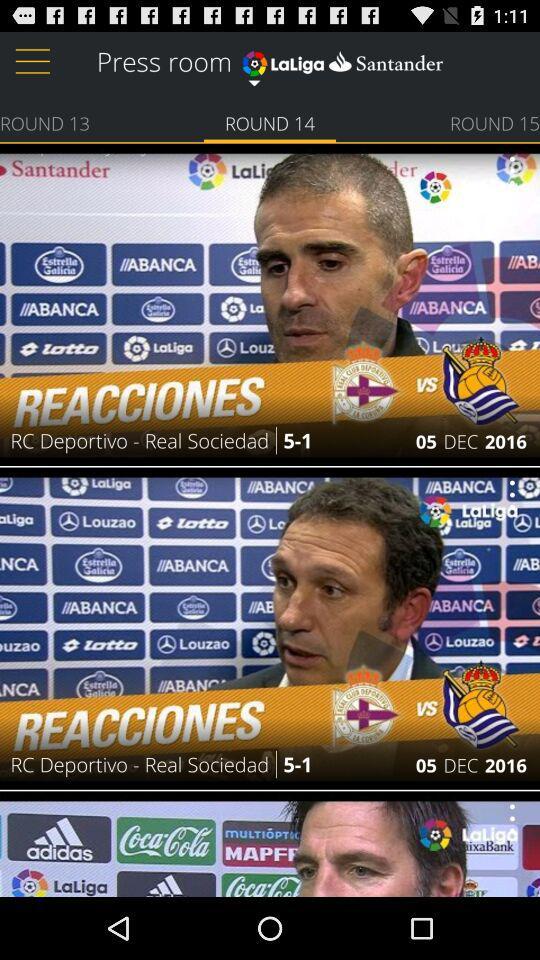 This screenshot has width=540, height=960. What do you see at coordinates (494, 121) in the screenshot?
I see `round 15 app` at bounding box center [494, 121].